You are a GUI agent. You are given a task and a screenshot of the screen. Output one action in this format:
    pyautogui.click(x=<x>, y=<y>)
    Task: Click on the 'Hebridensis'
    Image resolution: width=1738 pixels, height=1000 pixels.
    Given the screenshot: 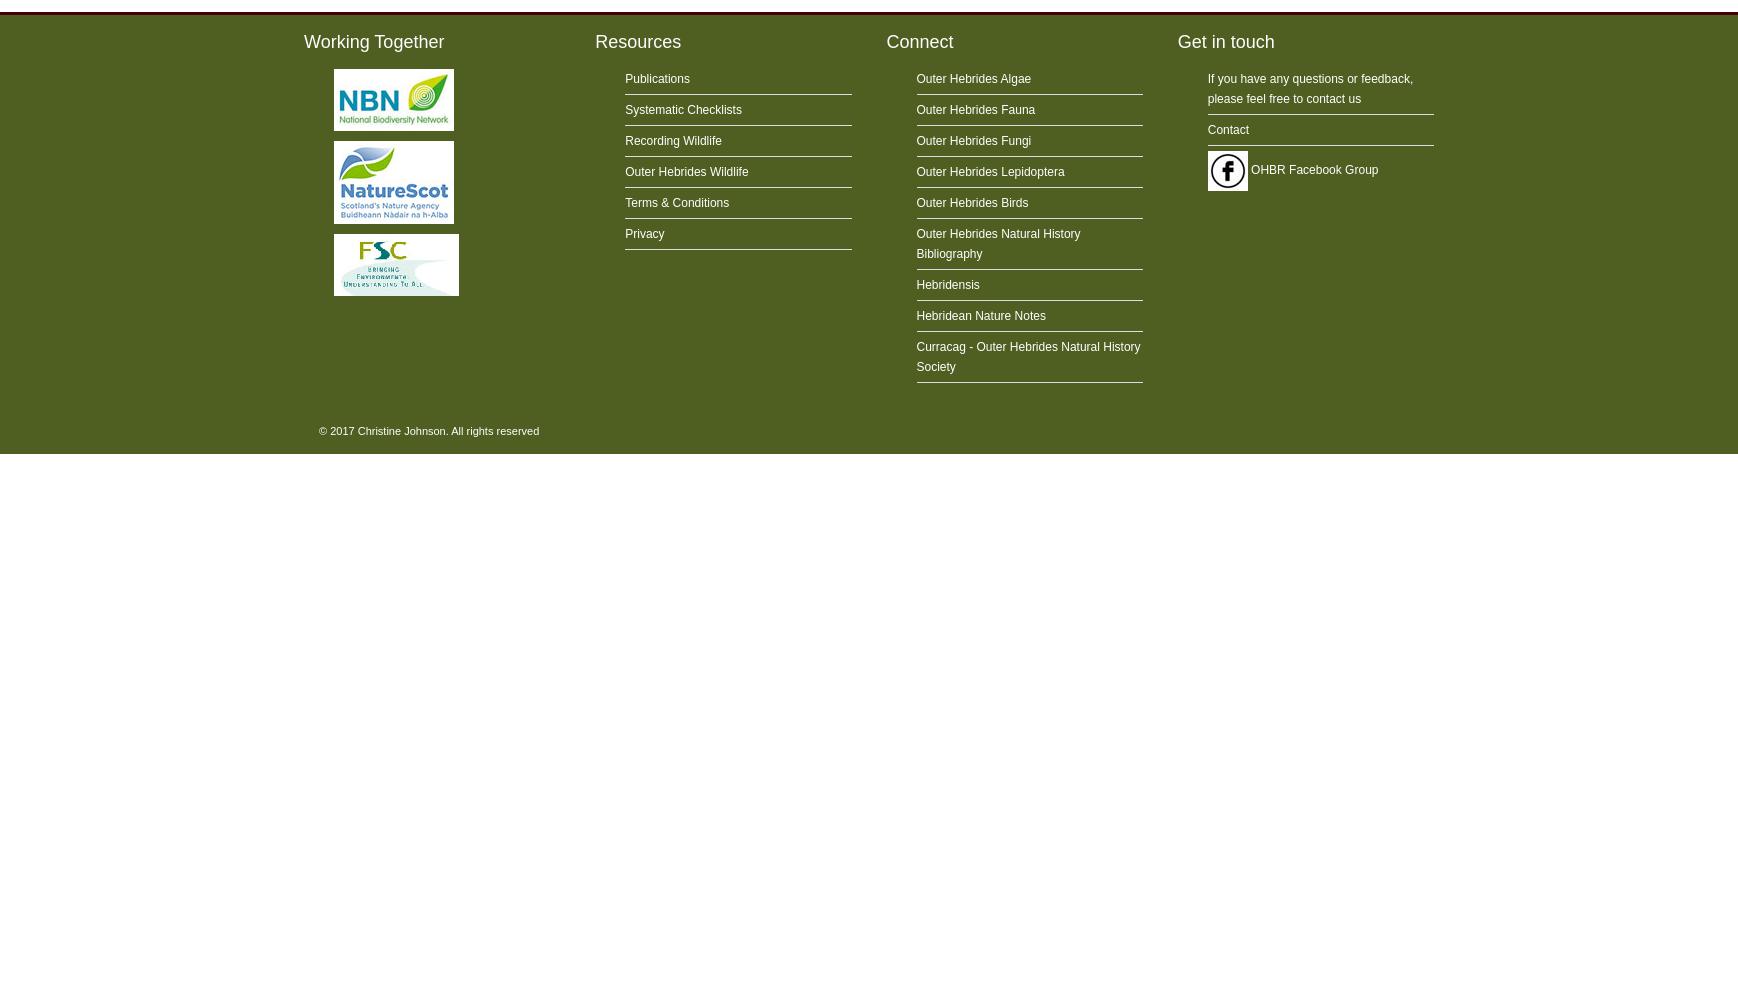 What is the action you would take?
    pyautogui.click(x=946, y=285)
    